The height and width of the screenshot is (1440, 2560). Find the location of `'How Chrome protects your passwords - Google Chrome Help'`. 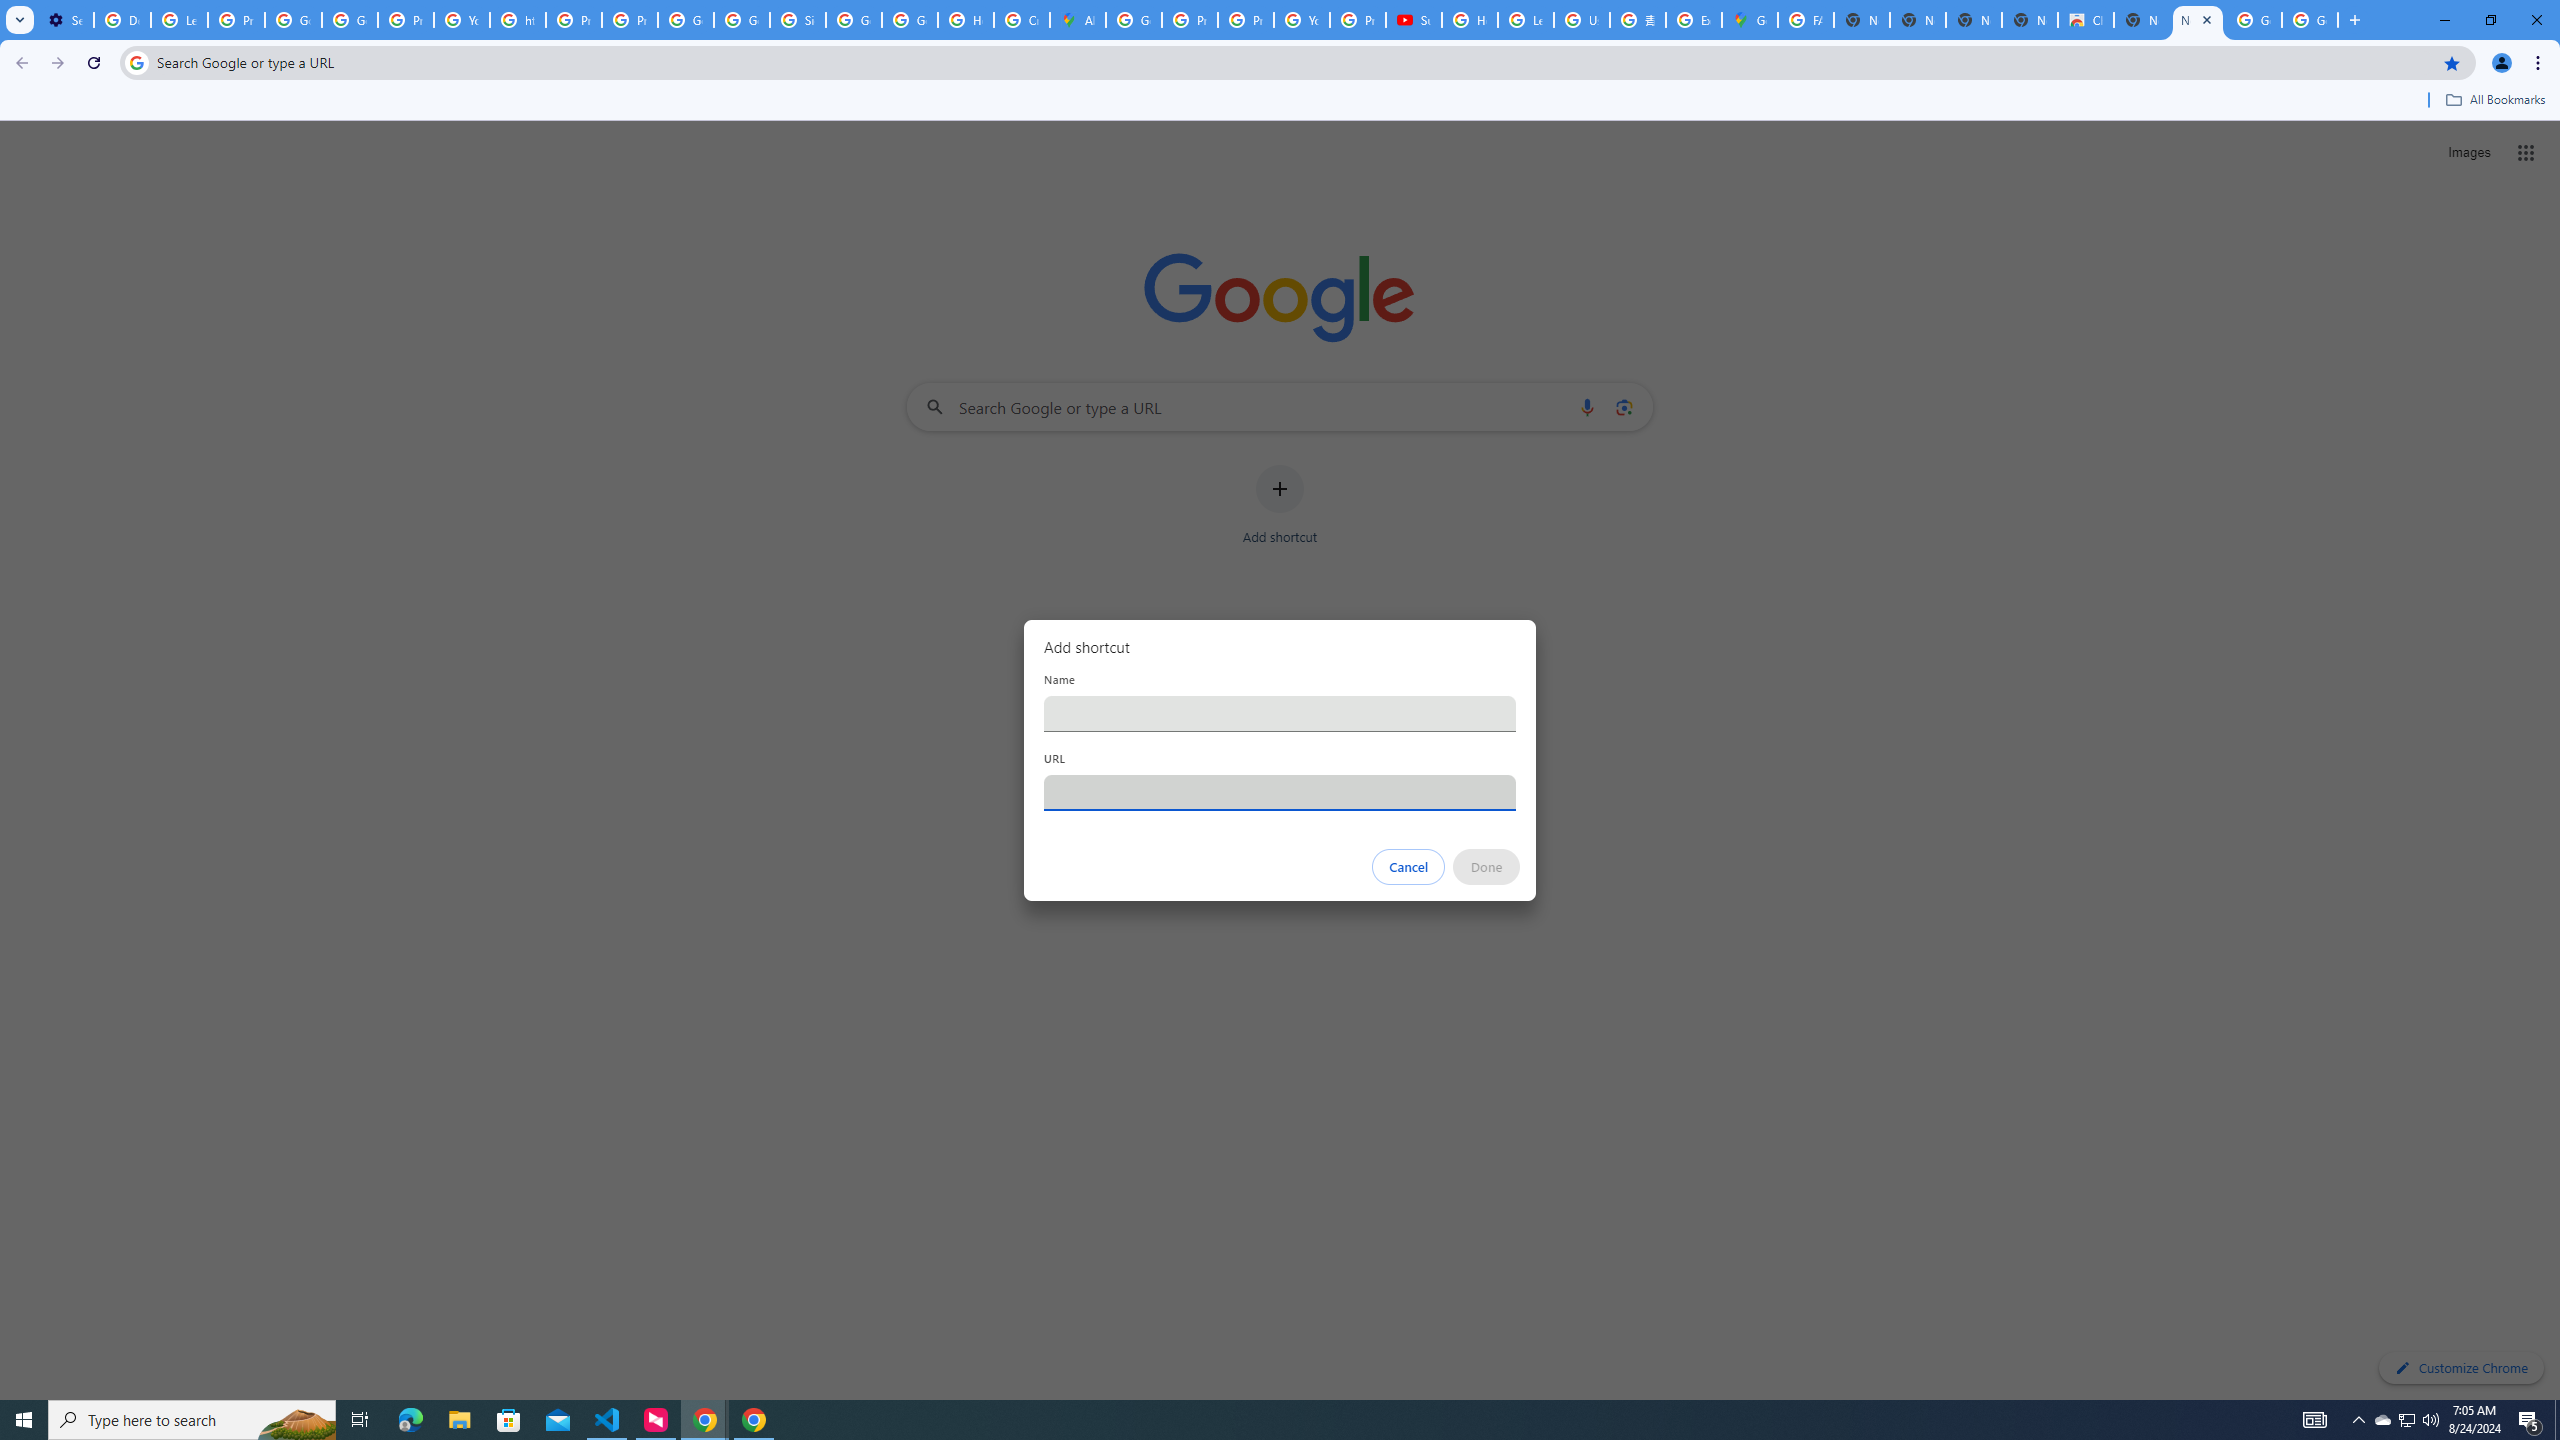

'How Chrome protects your passwords - Google Chrome Help' is located at coordinates (1469, 19).